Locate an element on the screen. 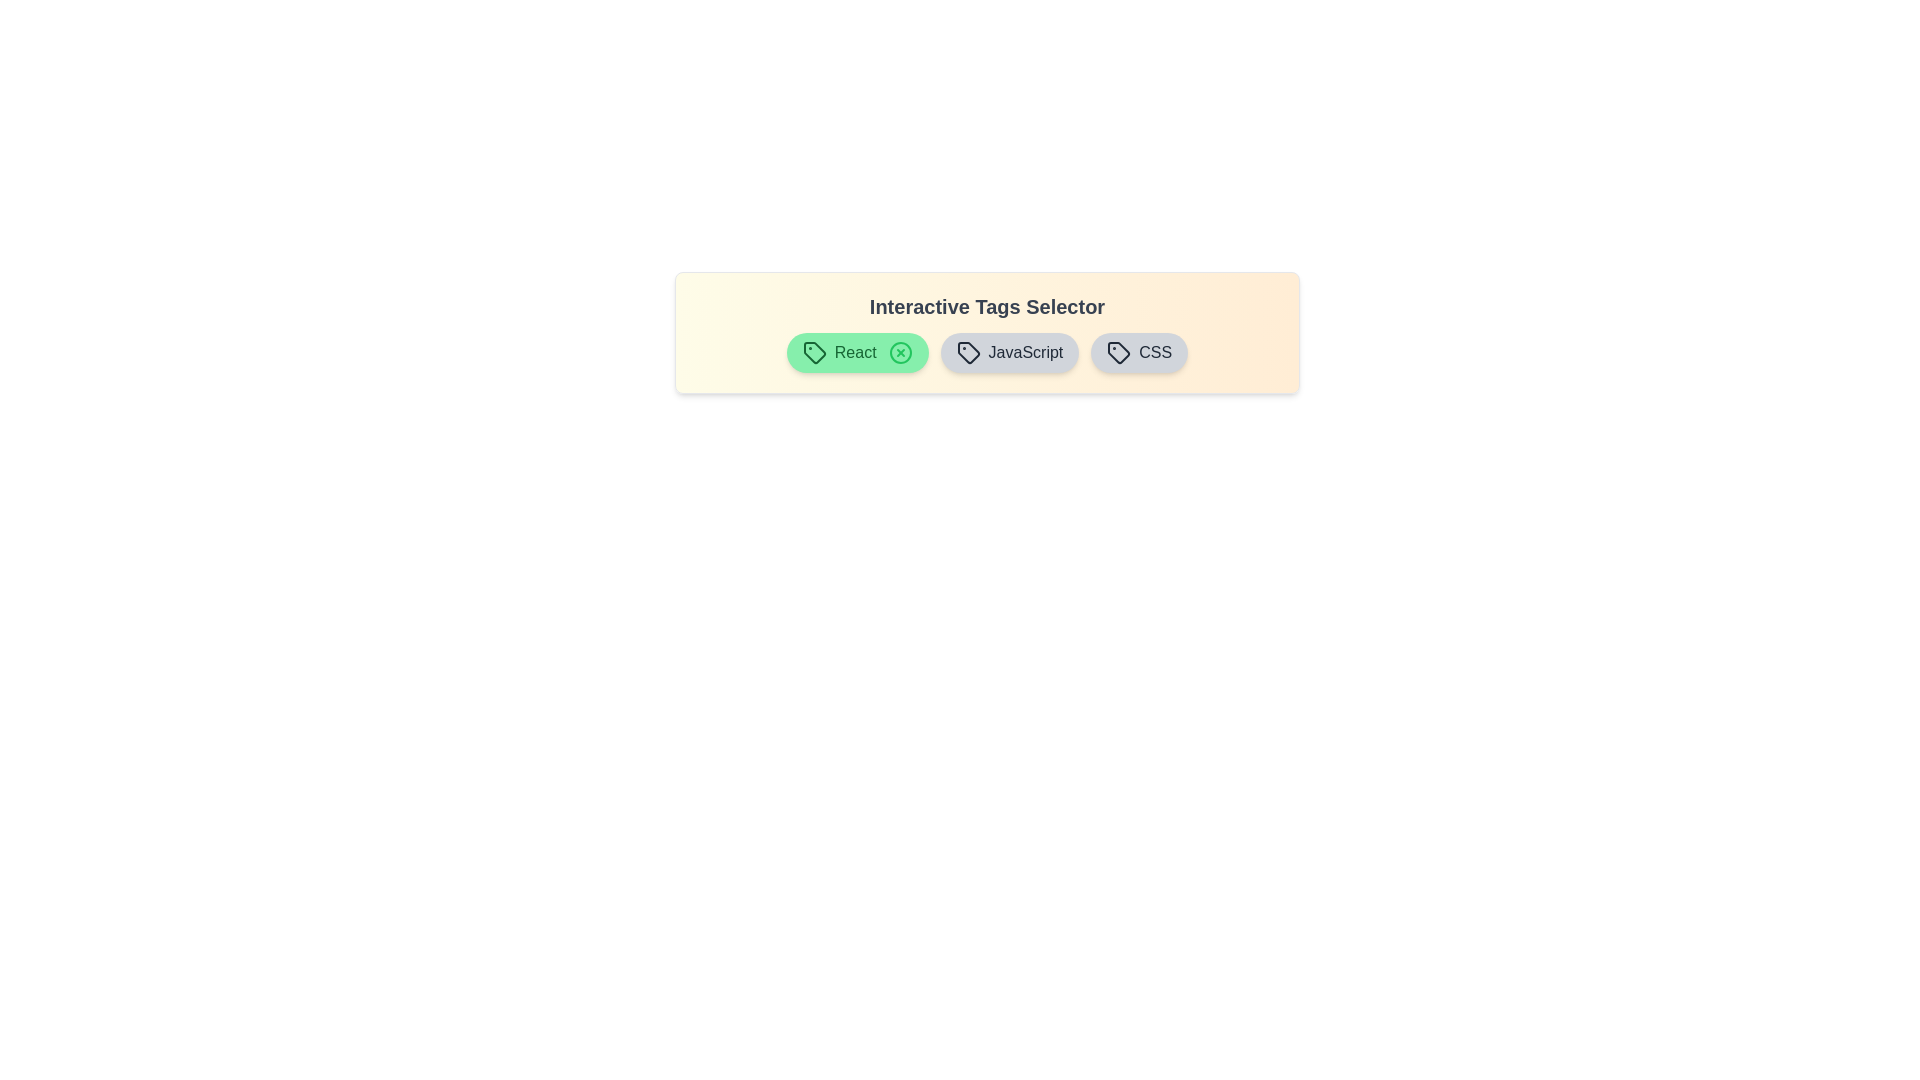 The height and width of the screenshot is (1080, 1920). the icon of the React tag is located at coordinates (899, 352).